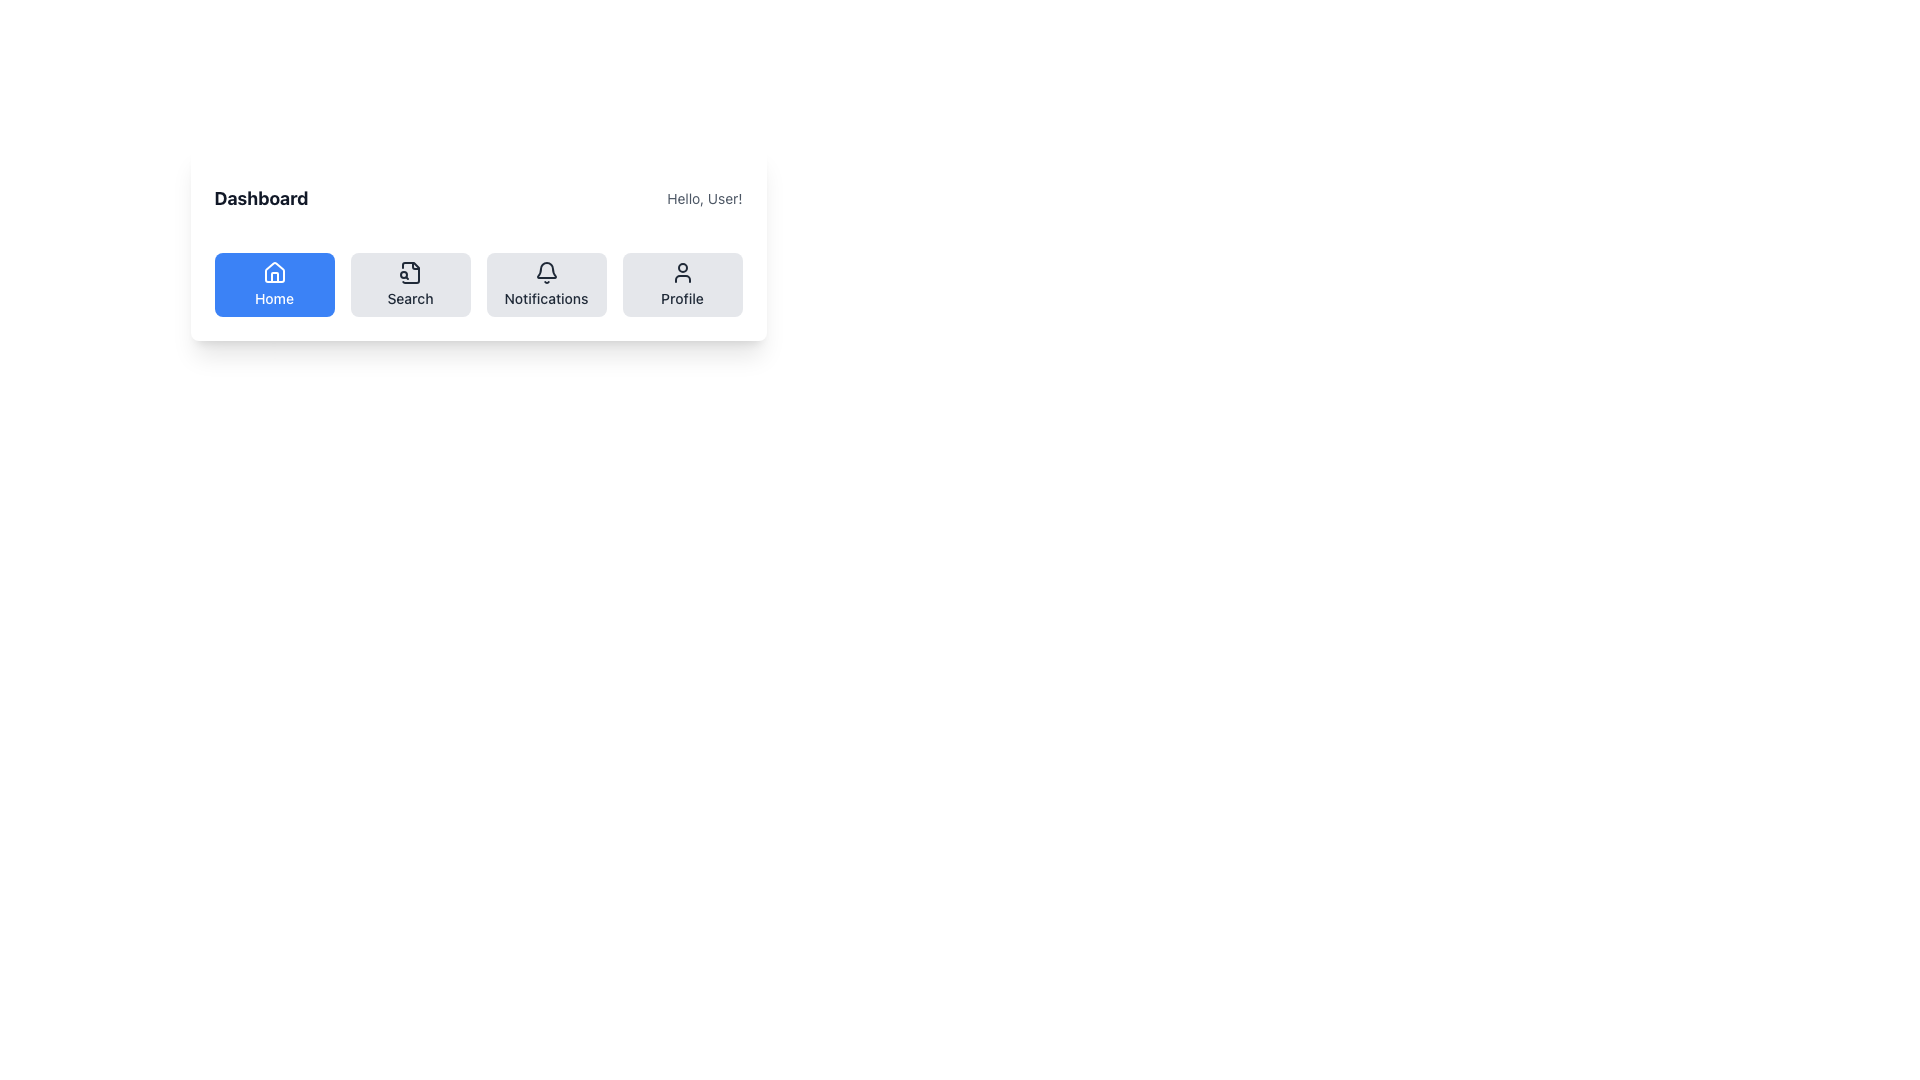  Describe the element at coordinates (704, 199) in the screenshot. I see `the text label 'Hello, User!' located in the top-right section of the navigation bar, positioned next to 'Dashboard'` at that location.